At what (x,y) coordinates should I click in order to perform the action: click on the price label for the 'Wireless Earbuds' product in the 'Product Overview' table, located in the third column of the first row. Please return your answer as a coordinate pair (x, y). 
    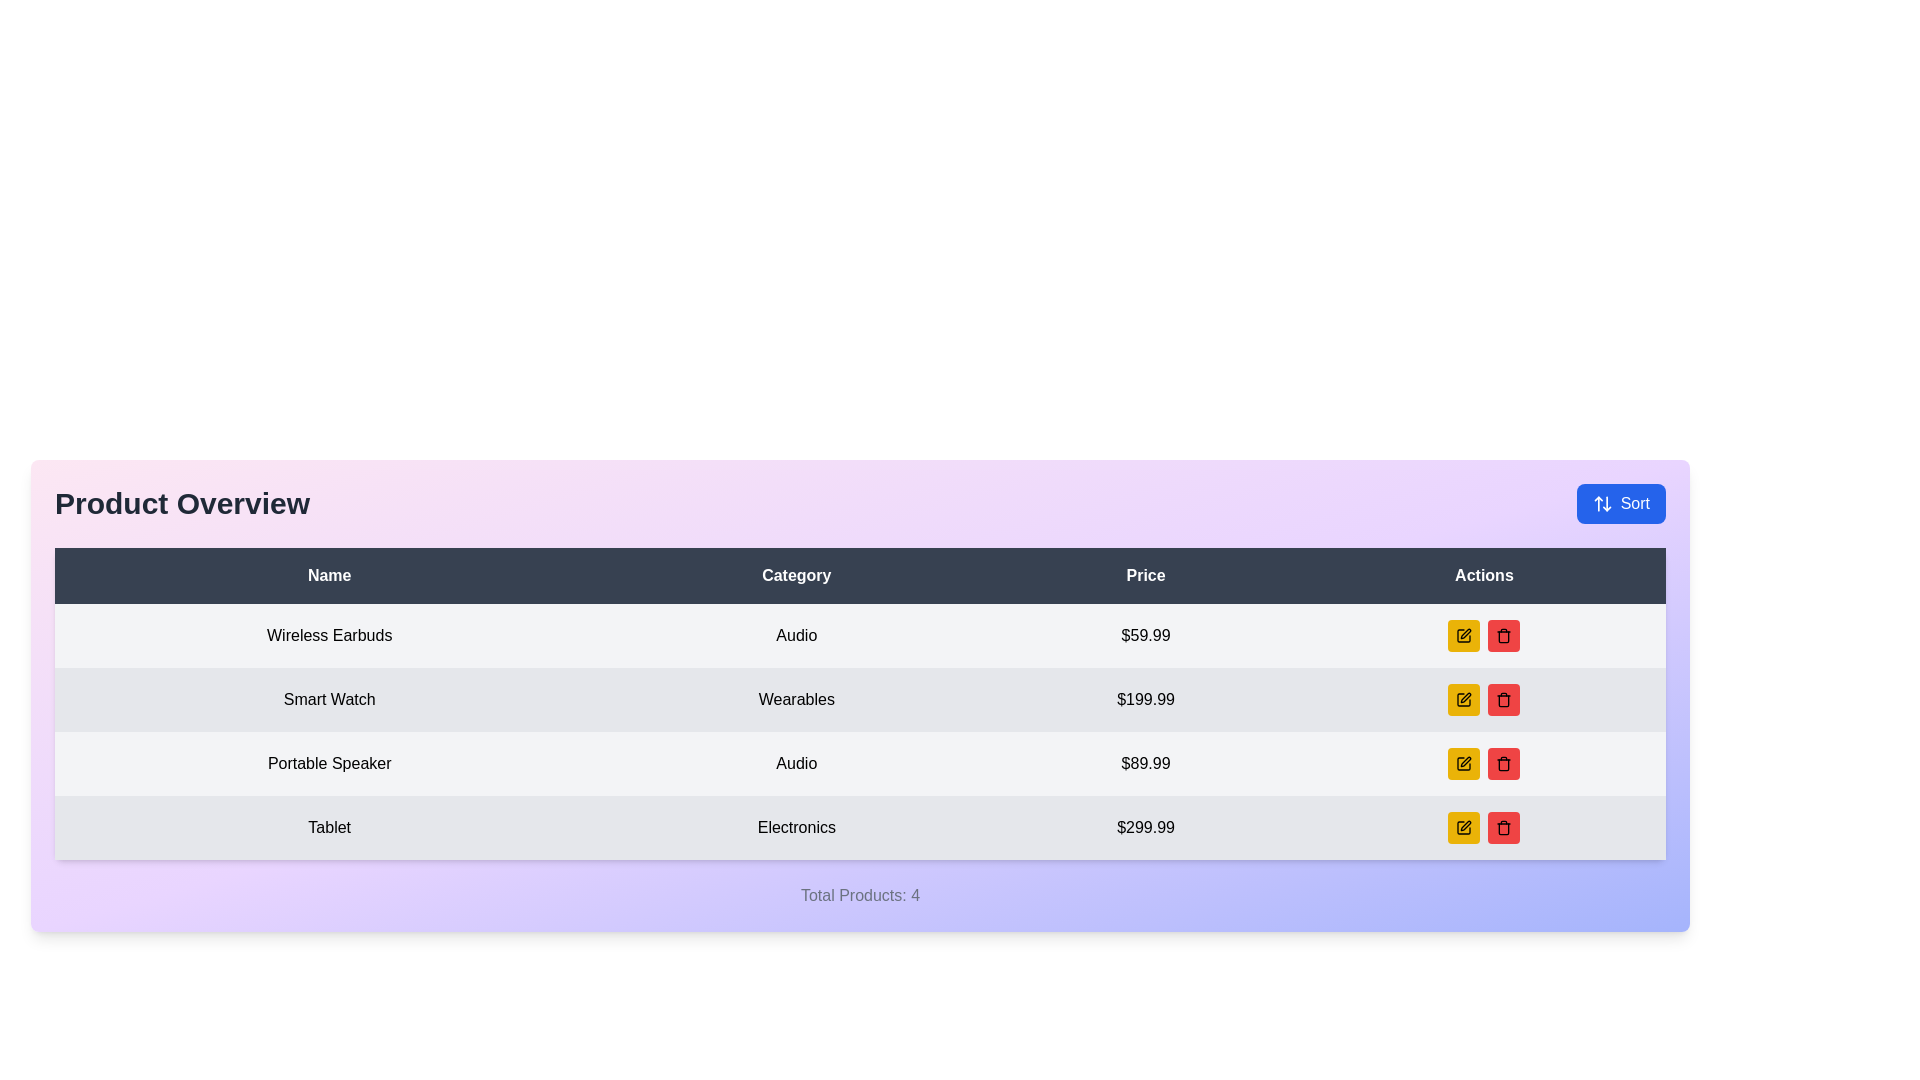
    Looking at the image, I should click on (1146, 636).